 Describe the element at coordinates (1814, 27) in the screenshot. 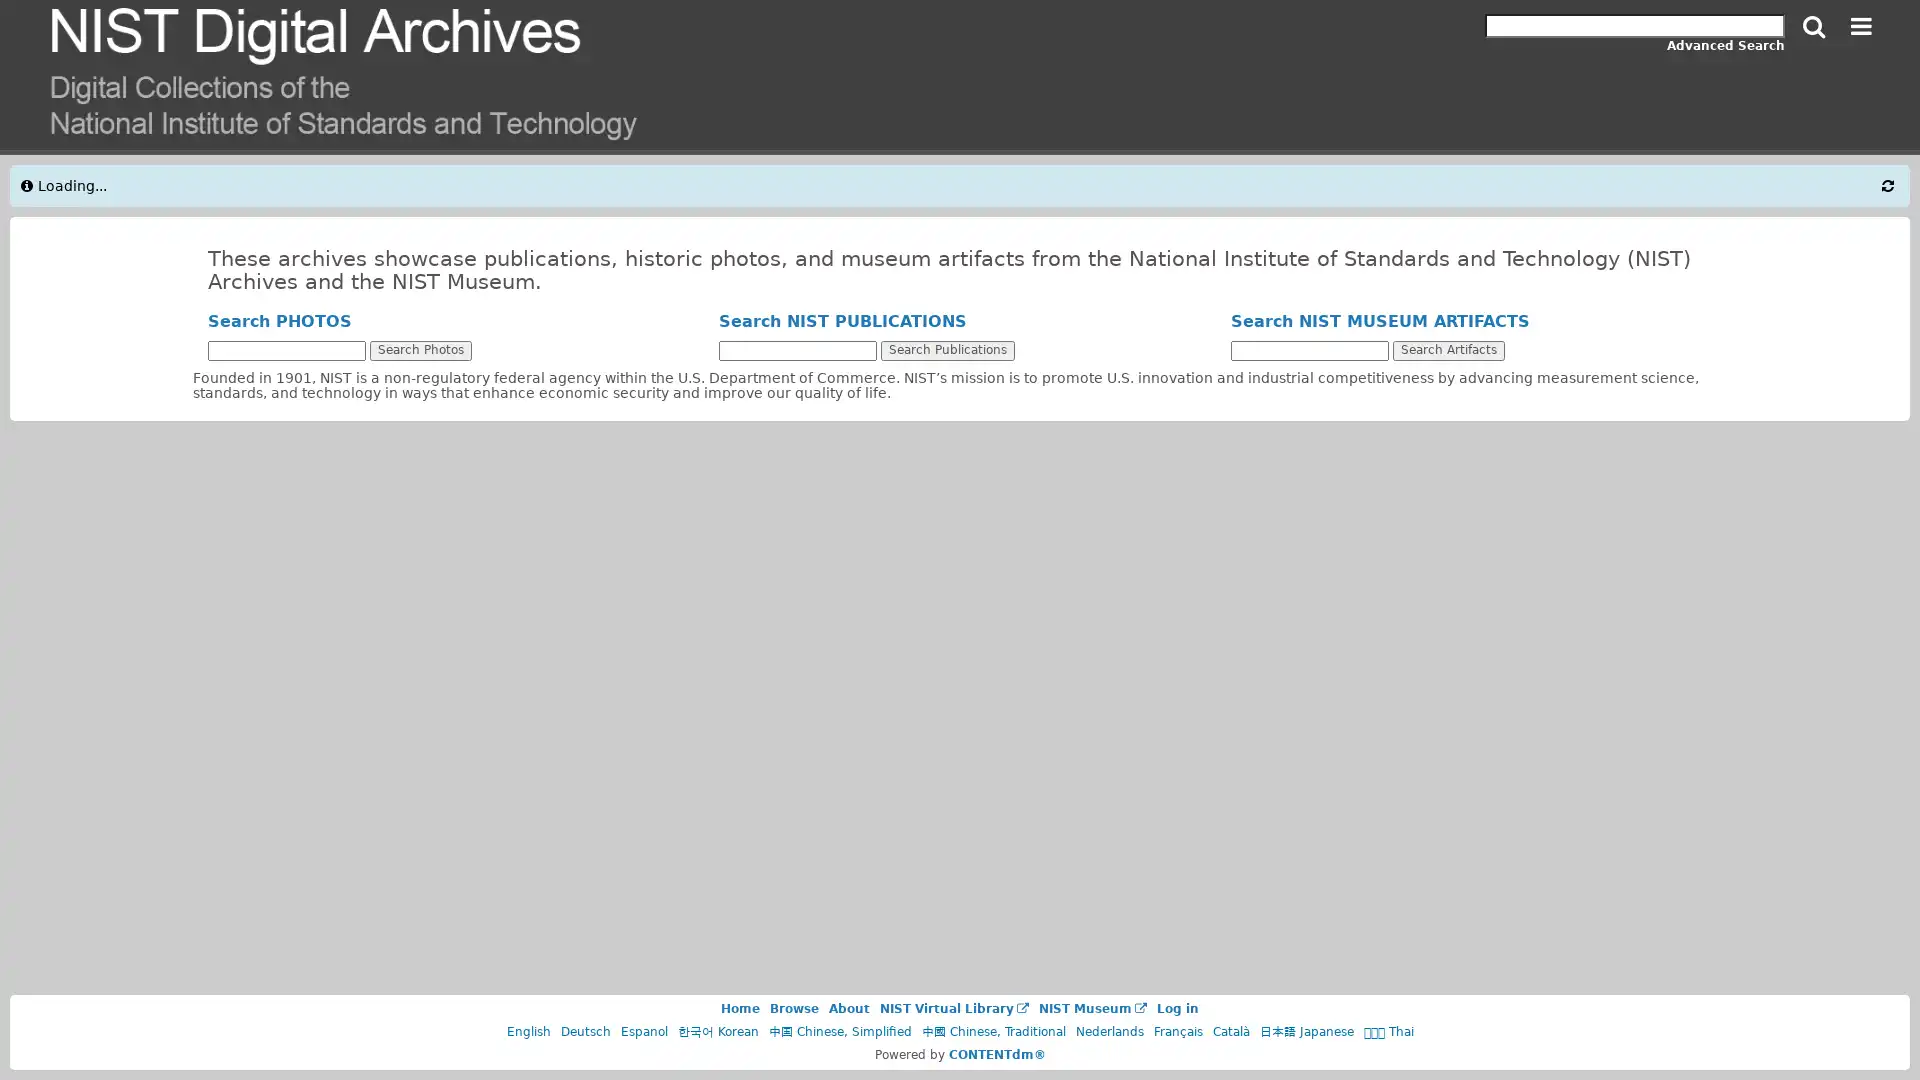

I see `Search` at that location.